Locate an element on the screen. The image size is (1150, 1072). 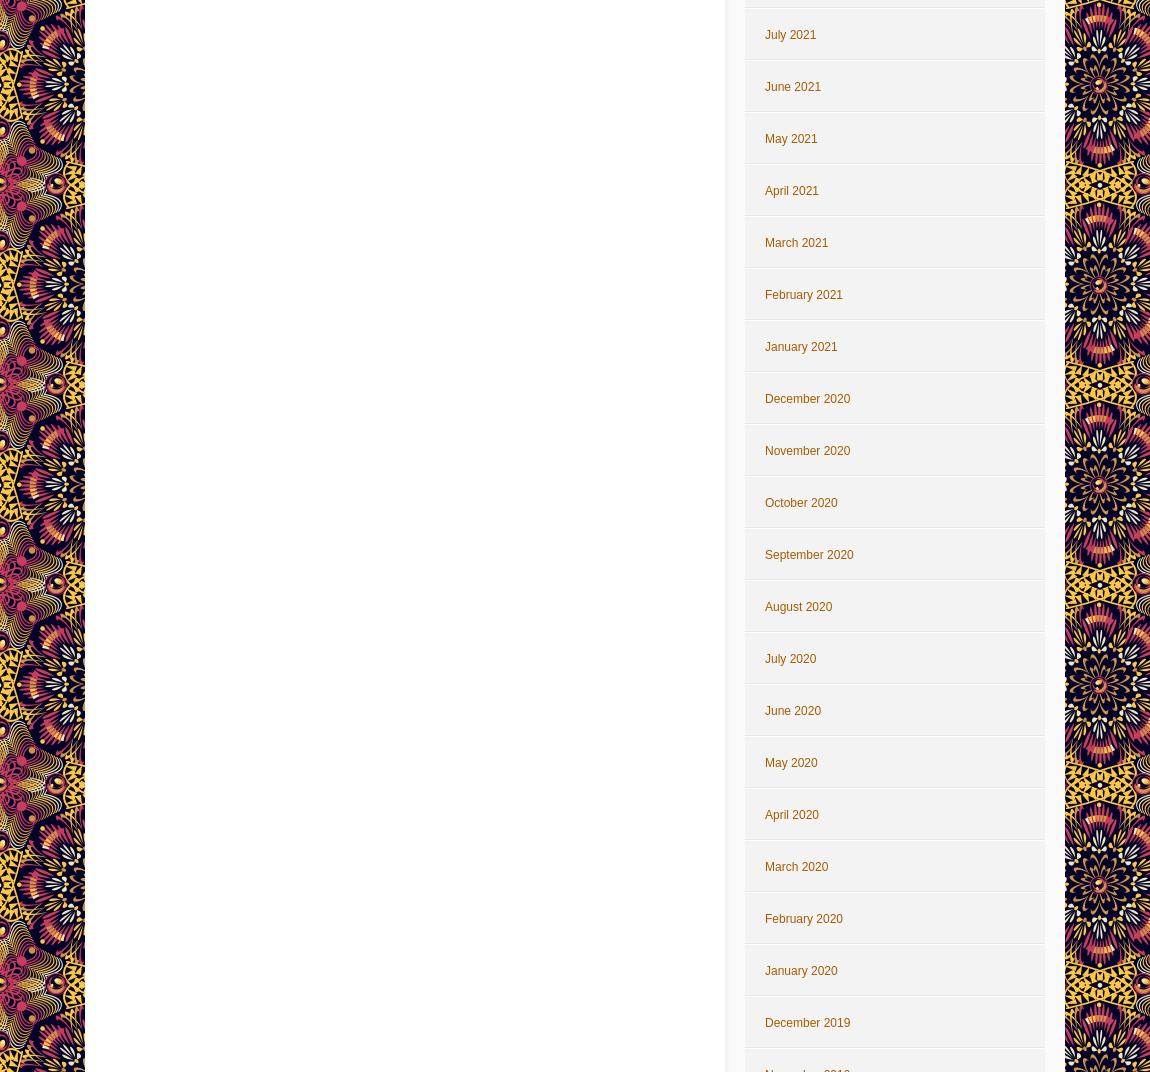
'May 2021' is located at coordinates (789, 138).